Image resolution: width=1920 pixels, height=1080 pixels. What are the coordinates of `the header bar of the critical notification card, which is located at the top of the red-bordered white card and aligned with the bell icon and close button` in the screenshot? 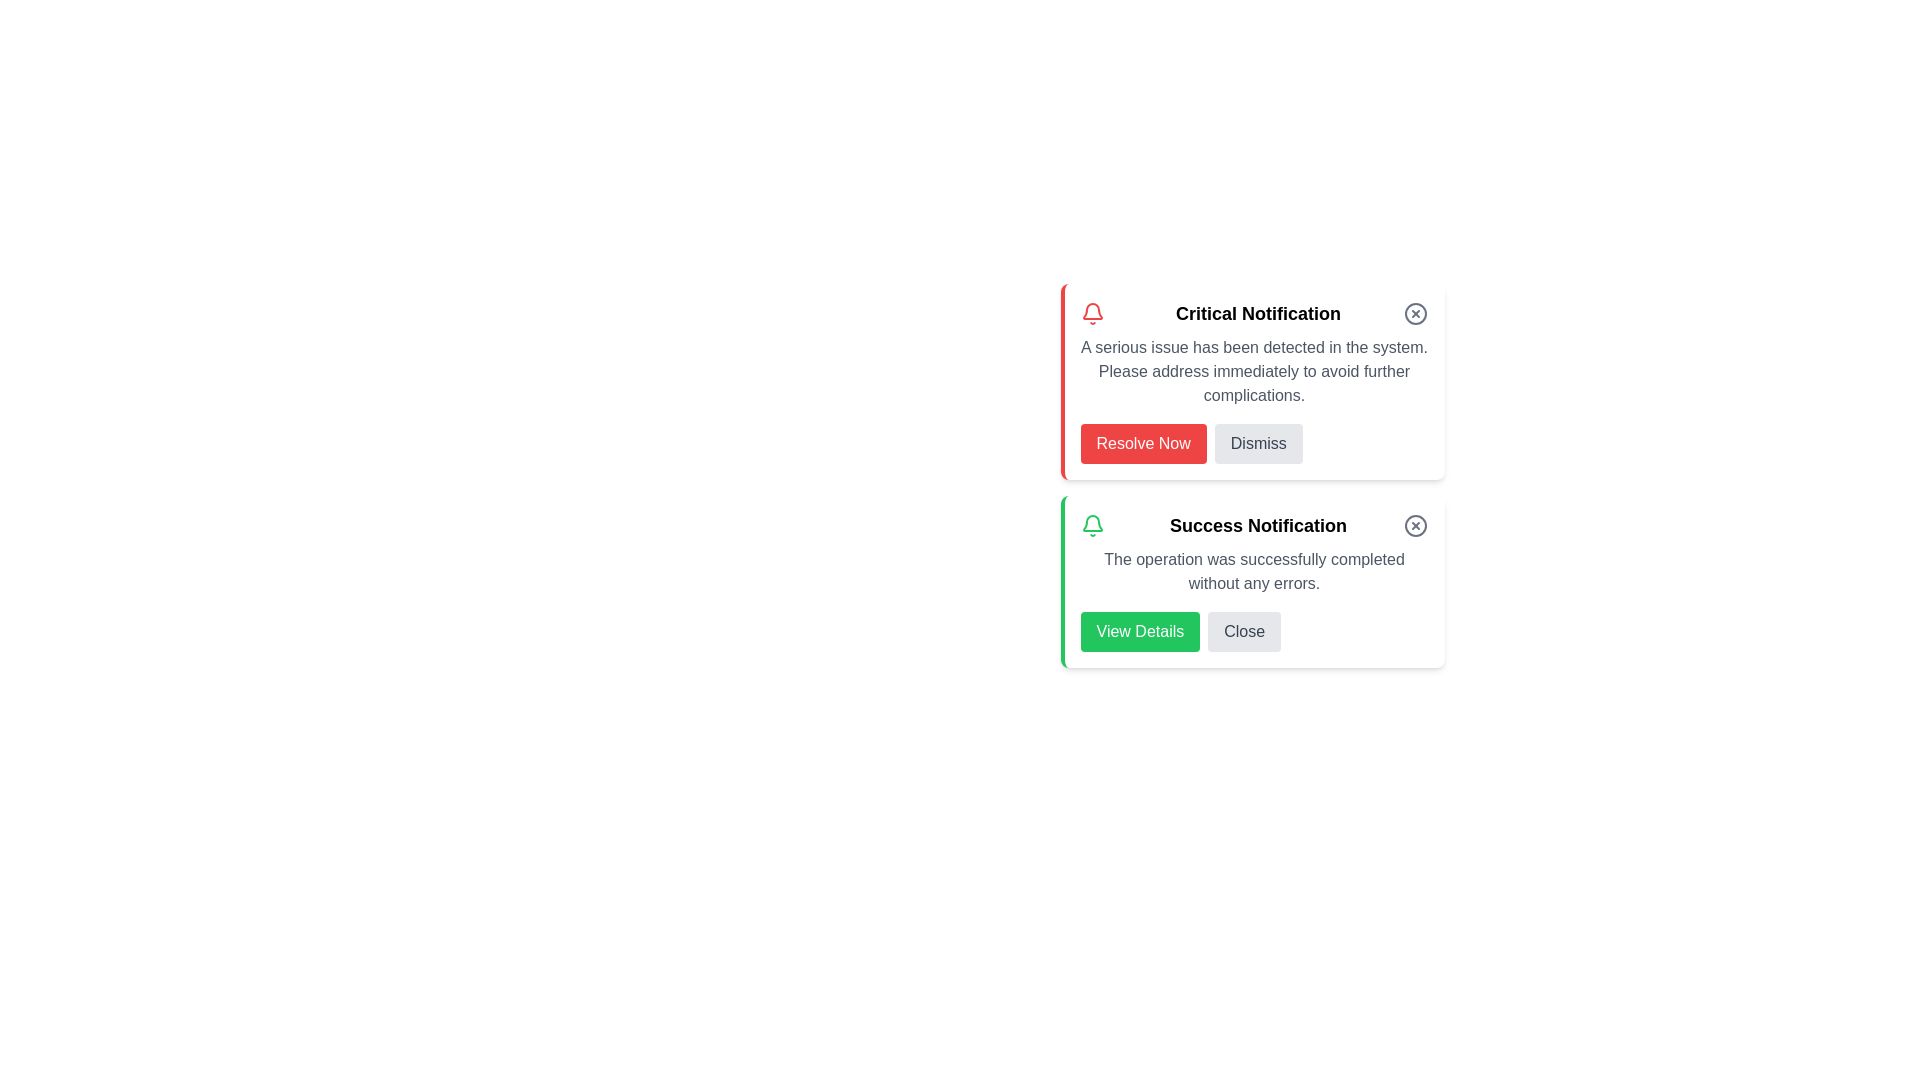 It's located at (1253, 313).